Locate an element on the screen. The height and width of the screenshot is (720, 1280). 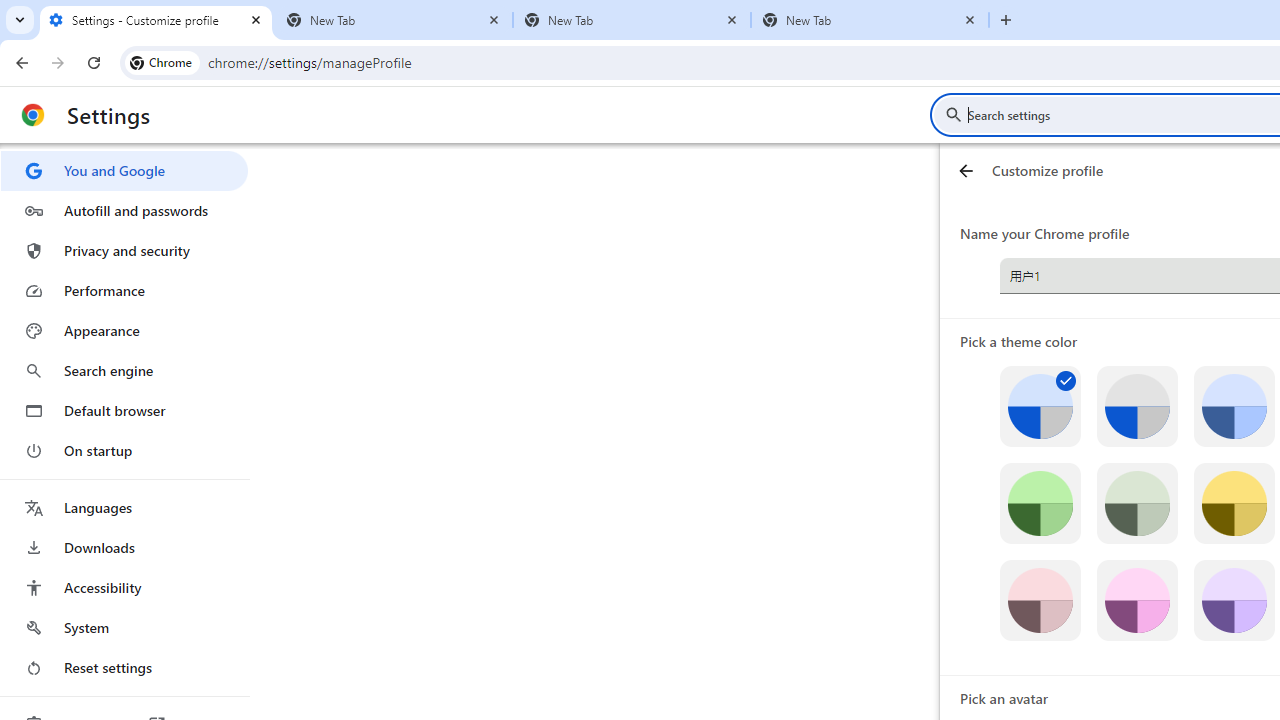
'Downloads' is located at coordinates (123, 547).